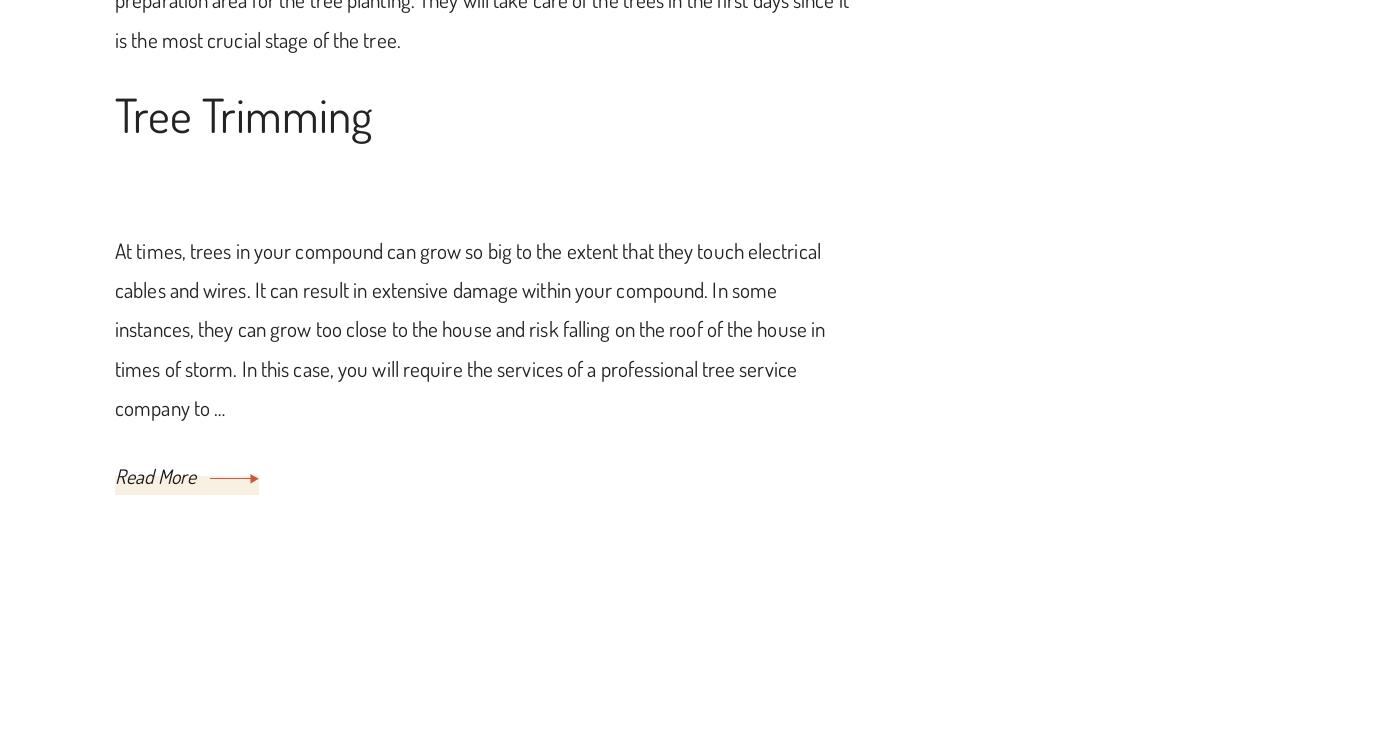  Describe the element at coordinates (469, 327) in the screenshot. I see `'At times, trees in your compound can grow so big to the extent that they touch electrical cables and wires. It can result in extensive damage within your compound. In some instances, they can grow too close to the house and risk falling on the roof of the house in times of storm. In this case, you will require the services of a professional tree service company to …'` at that location.